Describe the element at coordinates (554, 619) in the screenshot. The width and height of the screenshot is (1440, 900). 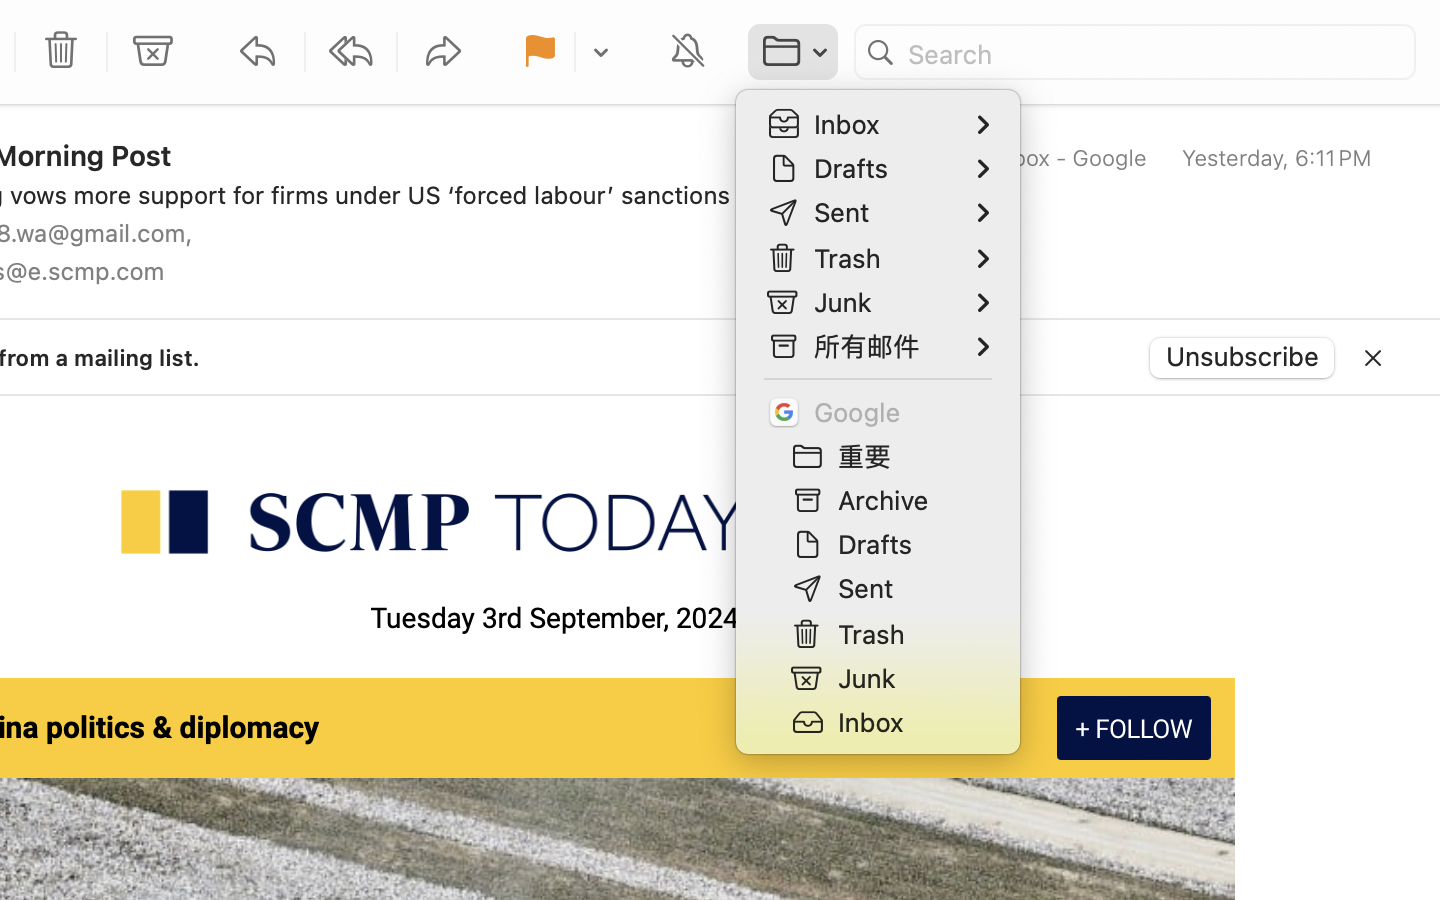
I see `'Tuesday 3rd September, 2024'` at that location.